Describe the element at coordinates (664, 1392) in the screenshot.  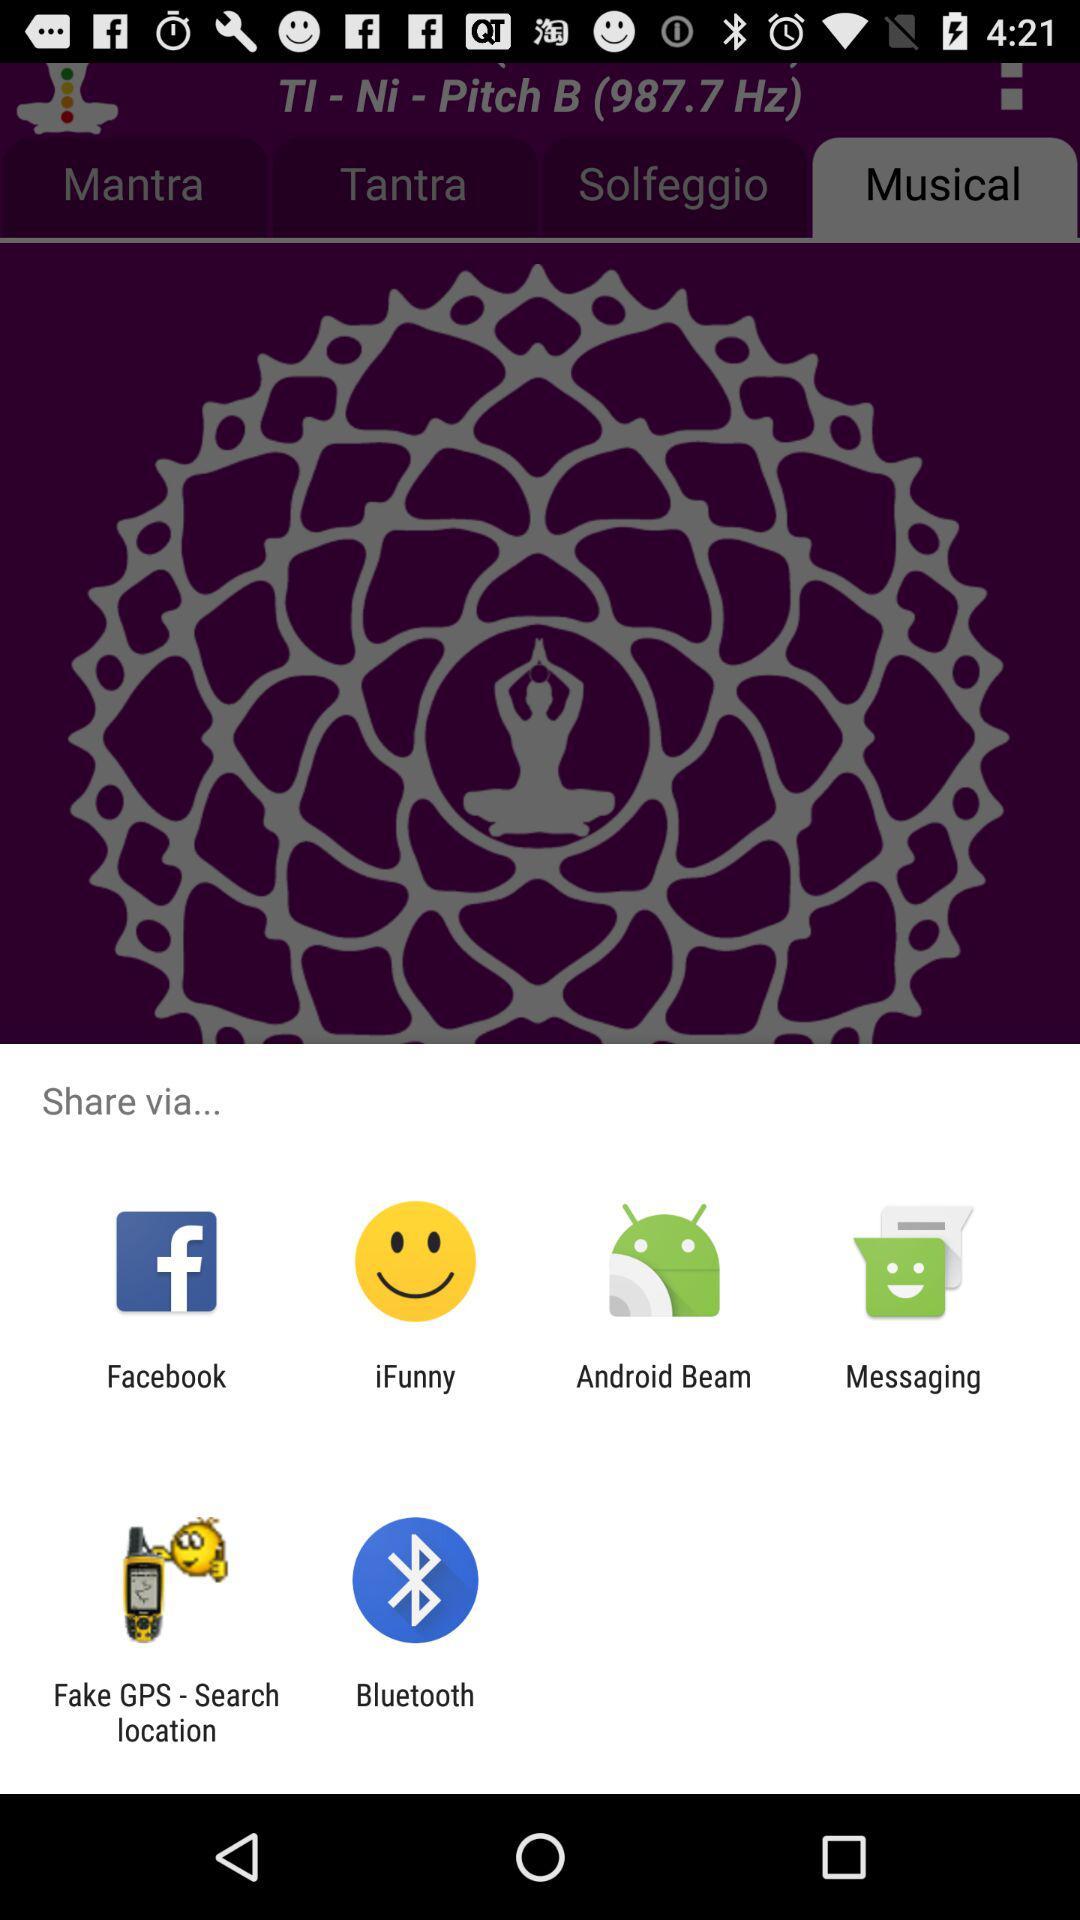
I see `the item next to the ifunny item` at that location.